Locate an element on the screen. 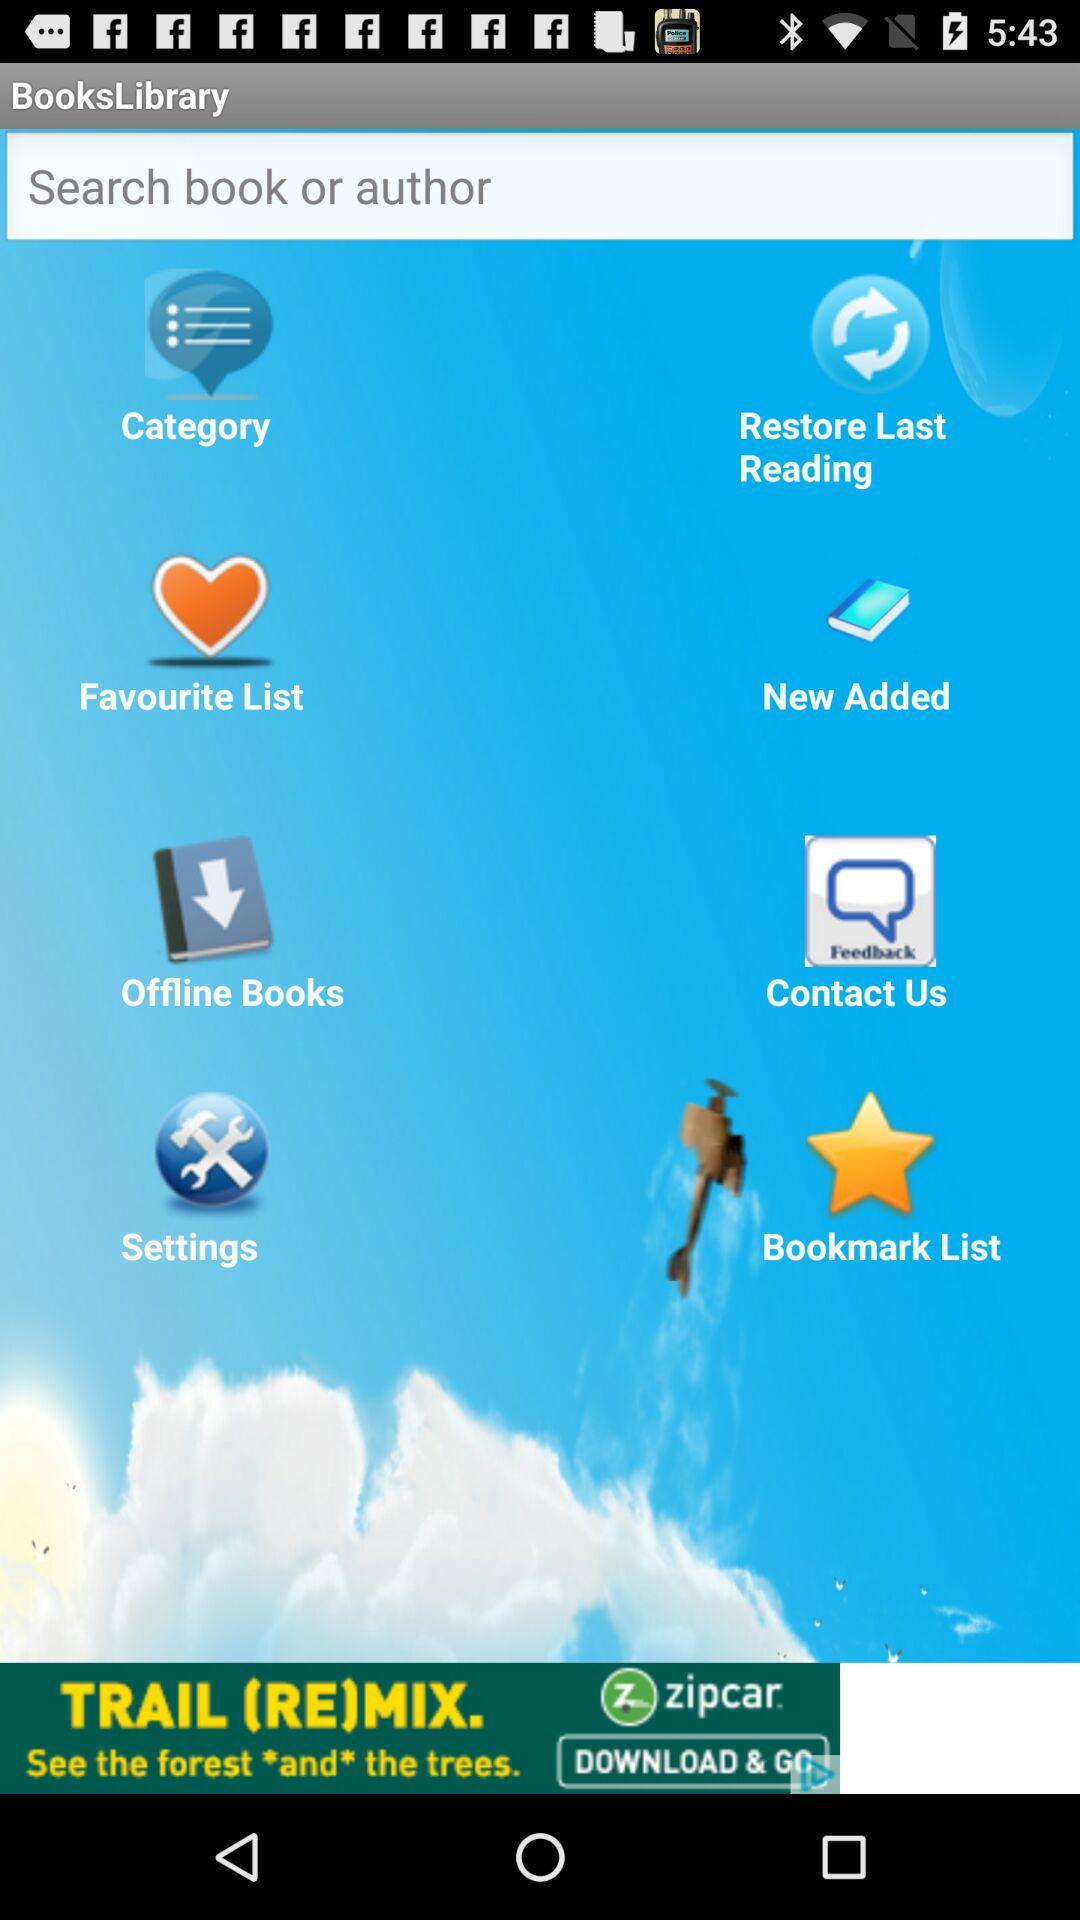 The image size is (1080, 1920). the star icon is located at coordinates (869, 1235).